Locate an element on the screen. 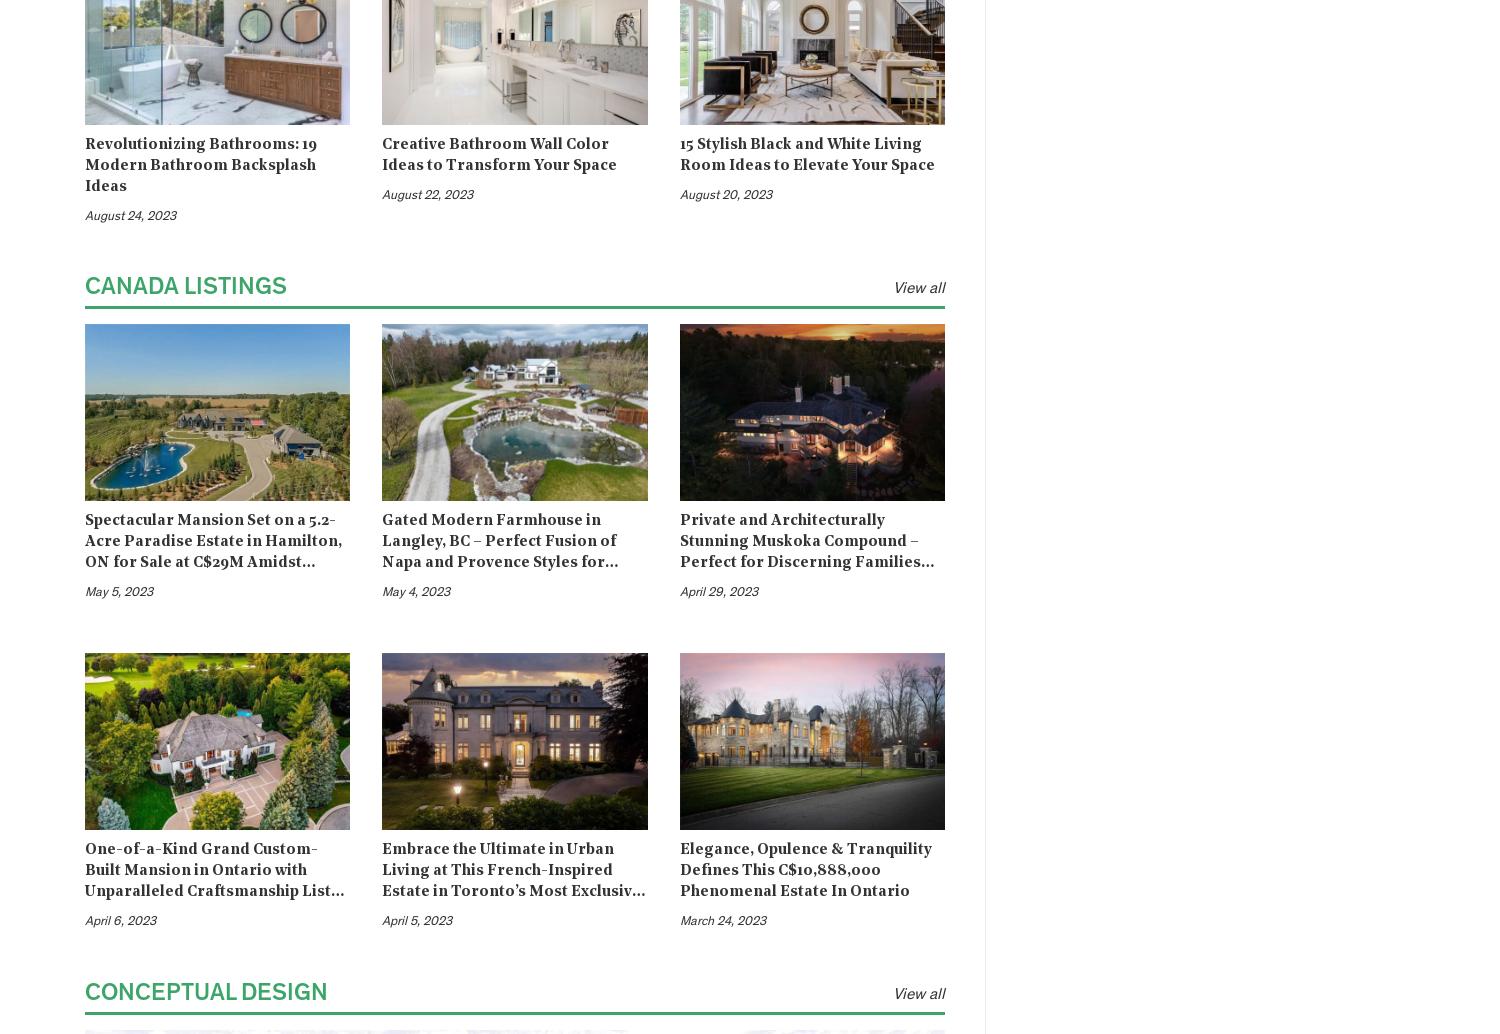  'Conceptual Design' is located at coordinates (205, 992).